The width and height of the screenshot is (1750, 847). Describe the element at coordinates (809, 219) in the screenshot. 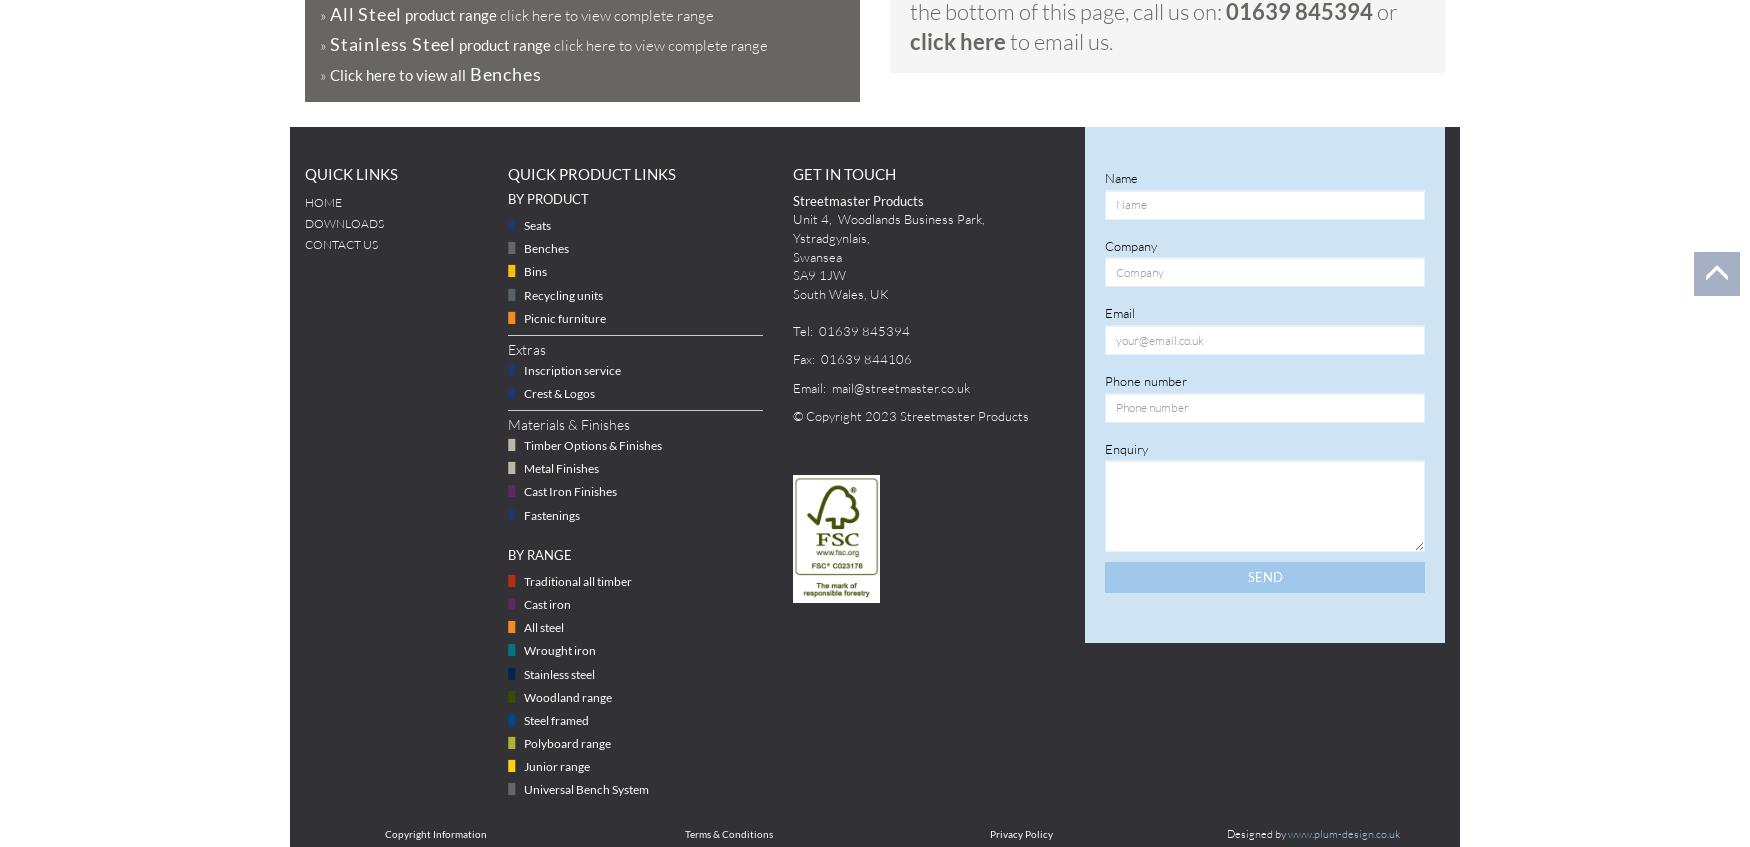

I see `'Unit 4'` at that location.